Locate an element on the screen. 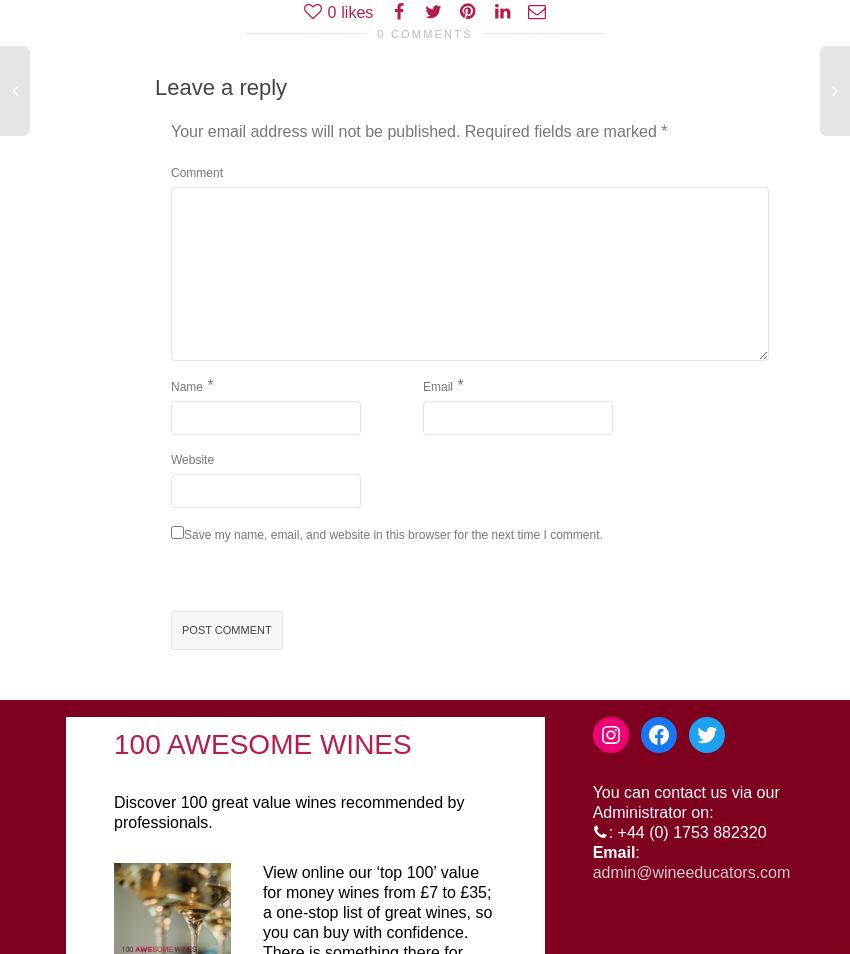  'Your email address will not be published.' is located at coordinates (315, 130).